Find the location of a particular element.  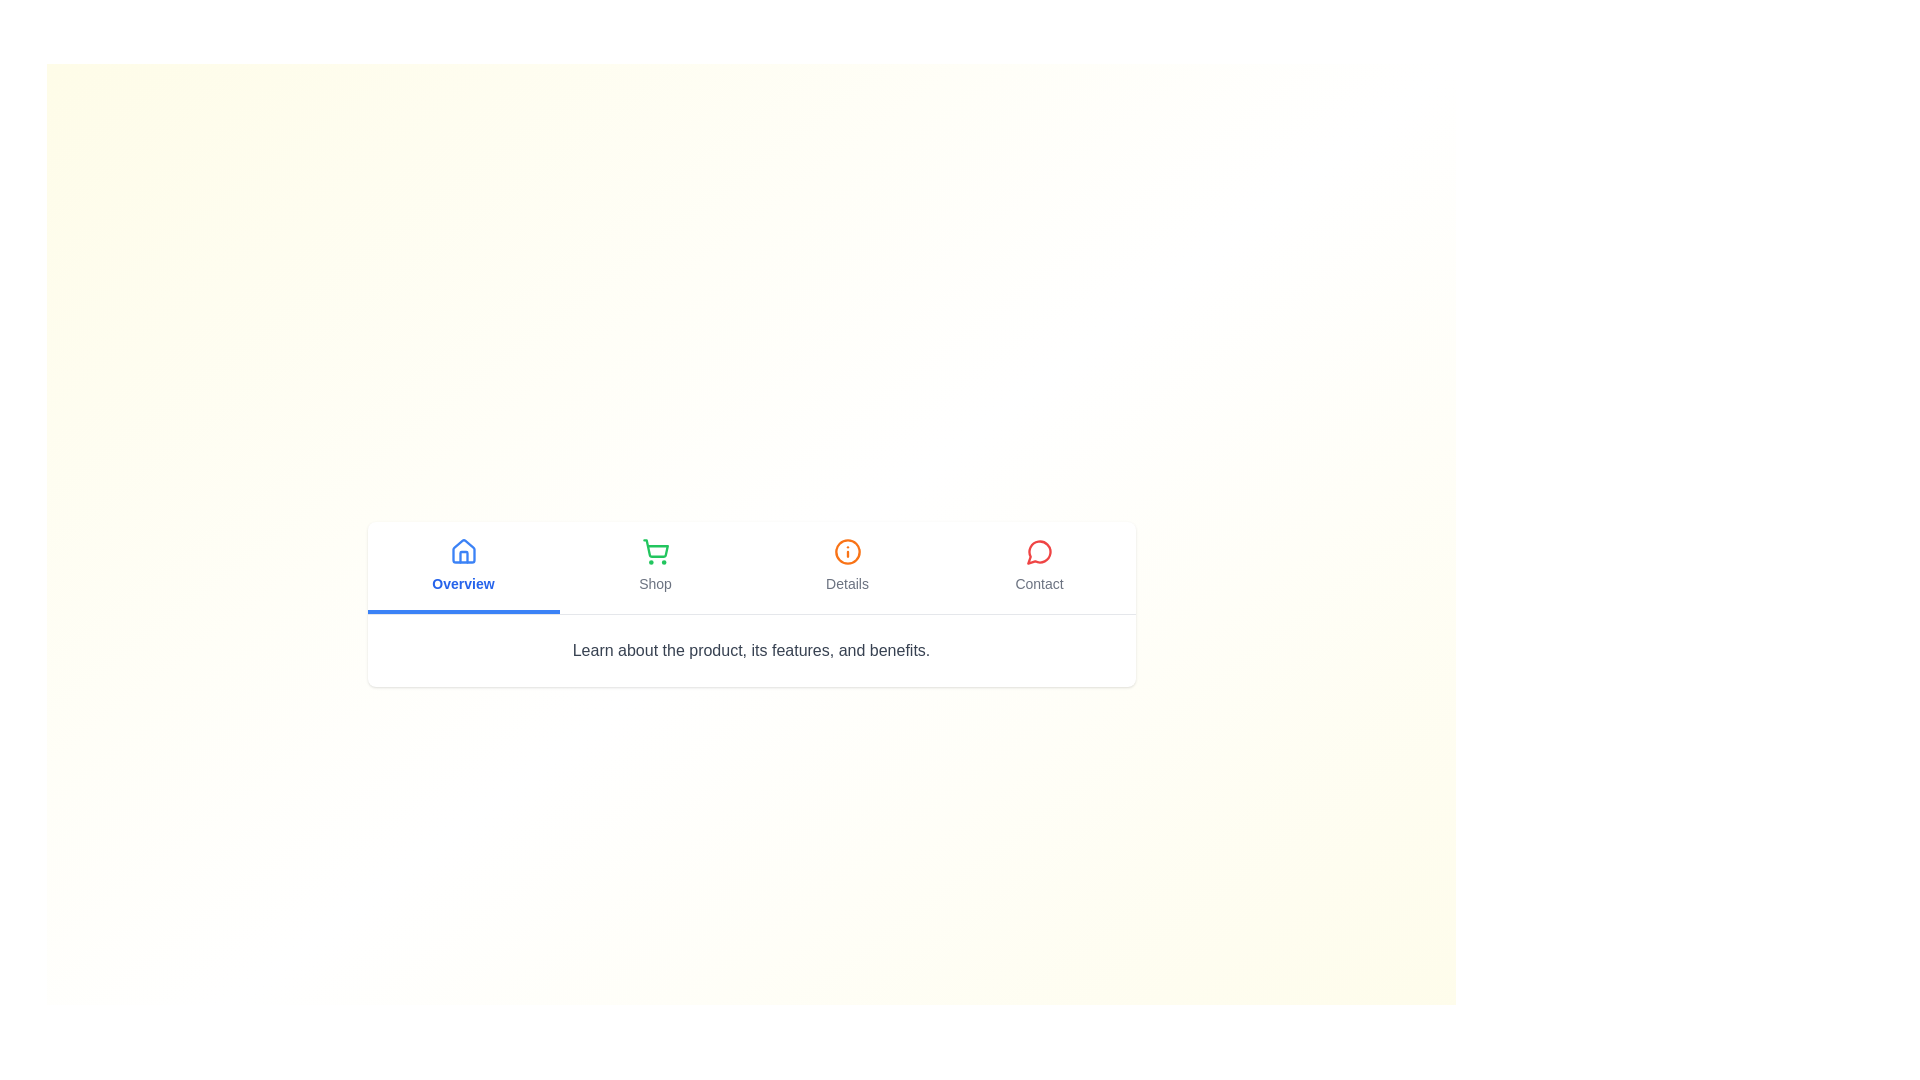

the Shop tab to switch to its content is located at coordinates (655, 567).